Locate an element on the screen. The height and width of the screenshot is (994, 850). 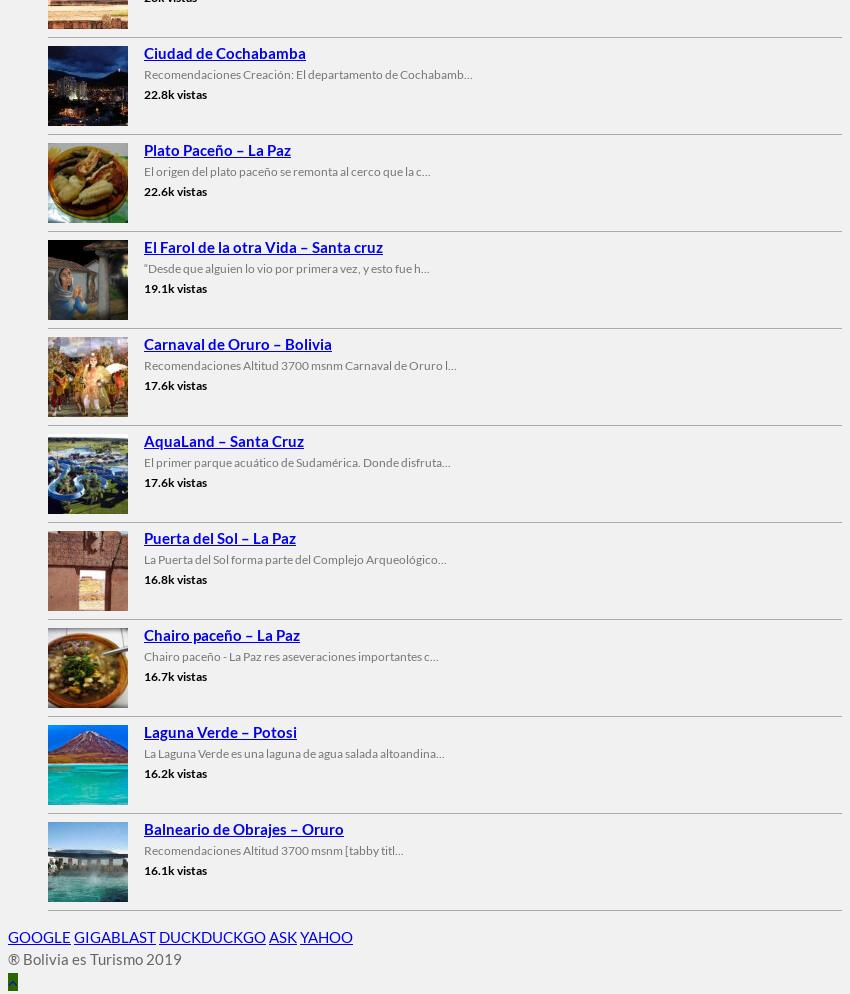
'ASK' is located at coordinates (281, 935).